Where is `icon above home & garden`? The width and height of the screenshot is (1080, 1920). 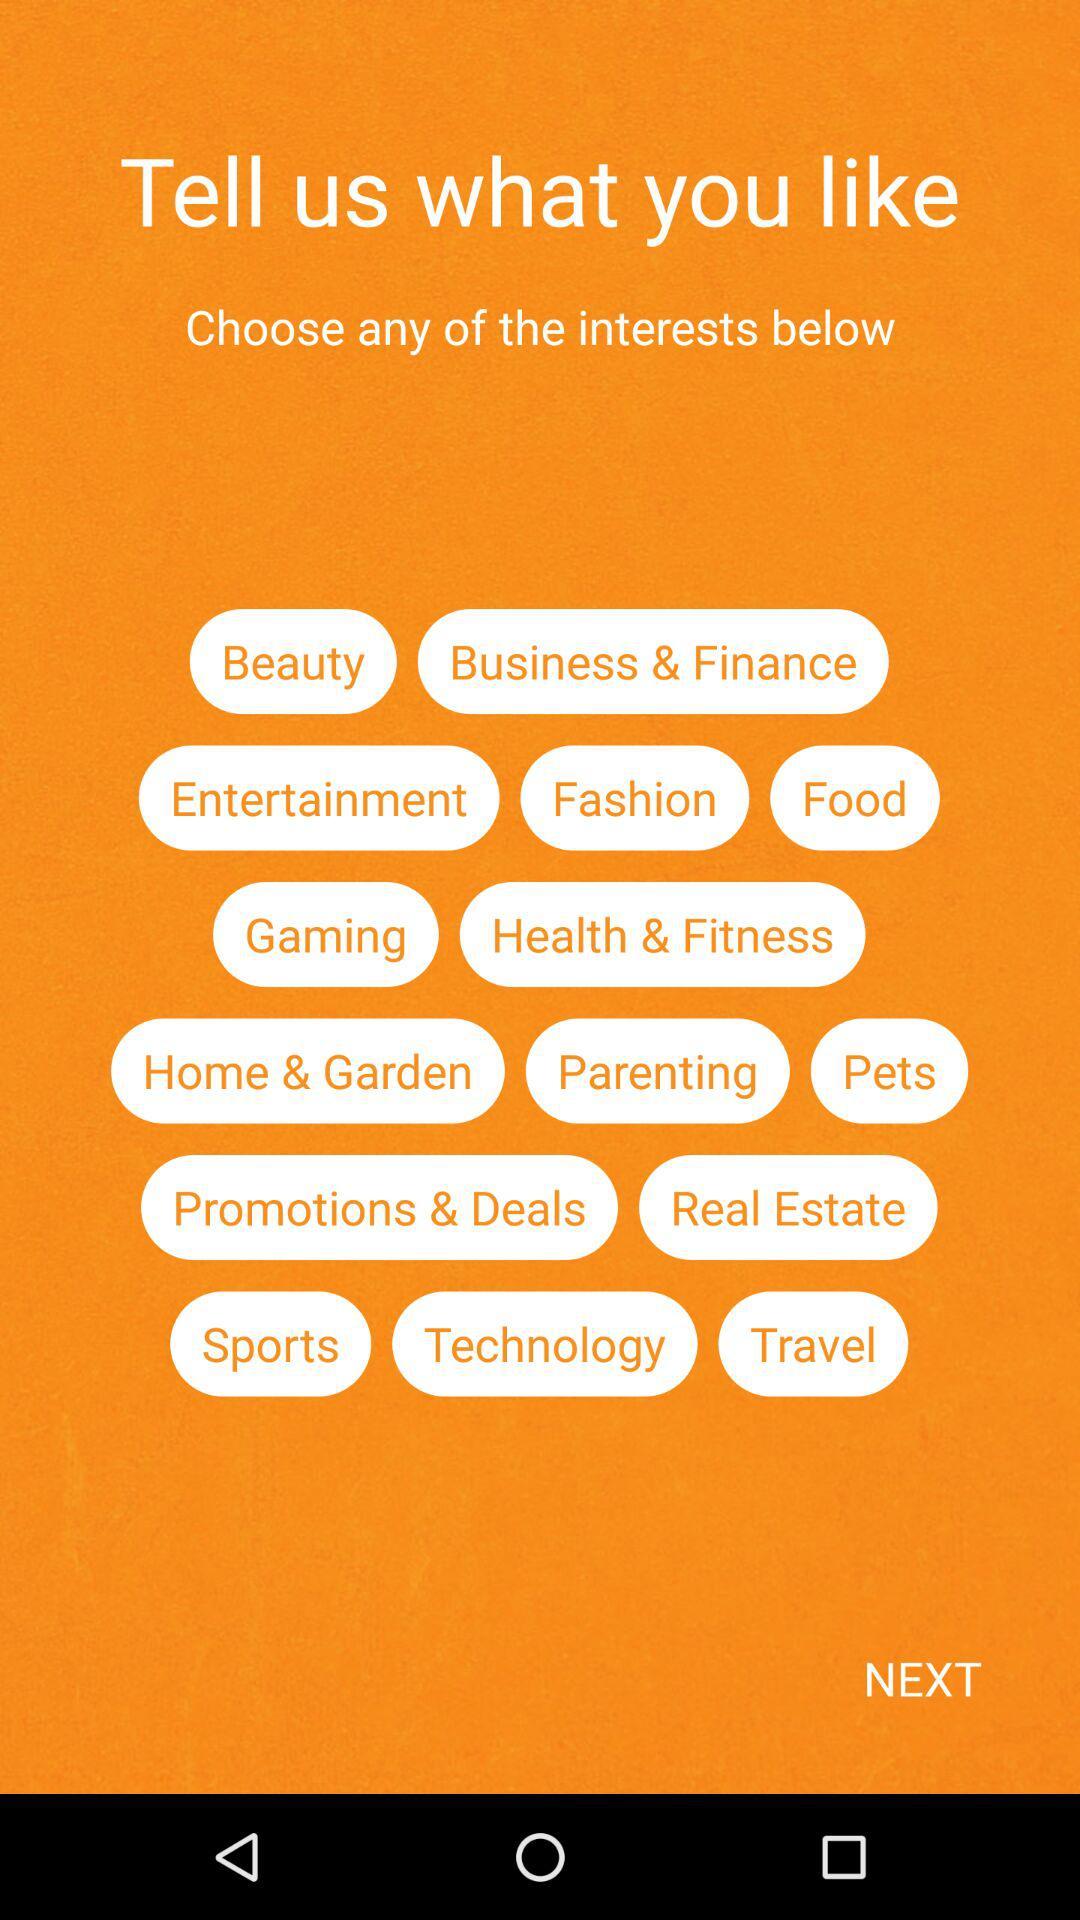
icon above home & garden is located at coordinates (324, 933).